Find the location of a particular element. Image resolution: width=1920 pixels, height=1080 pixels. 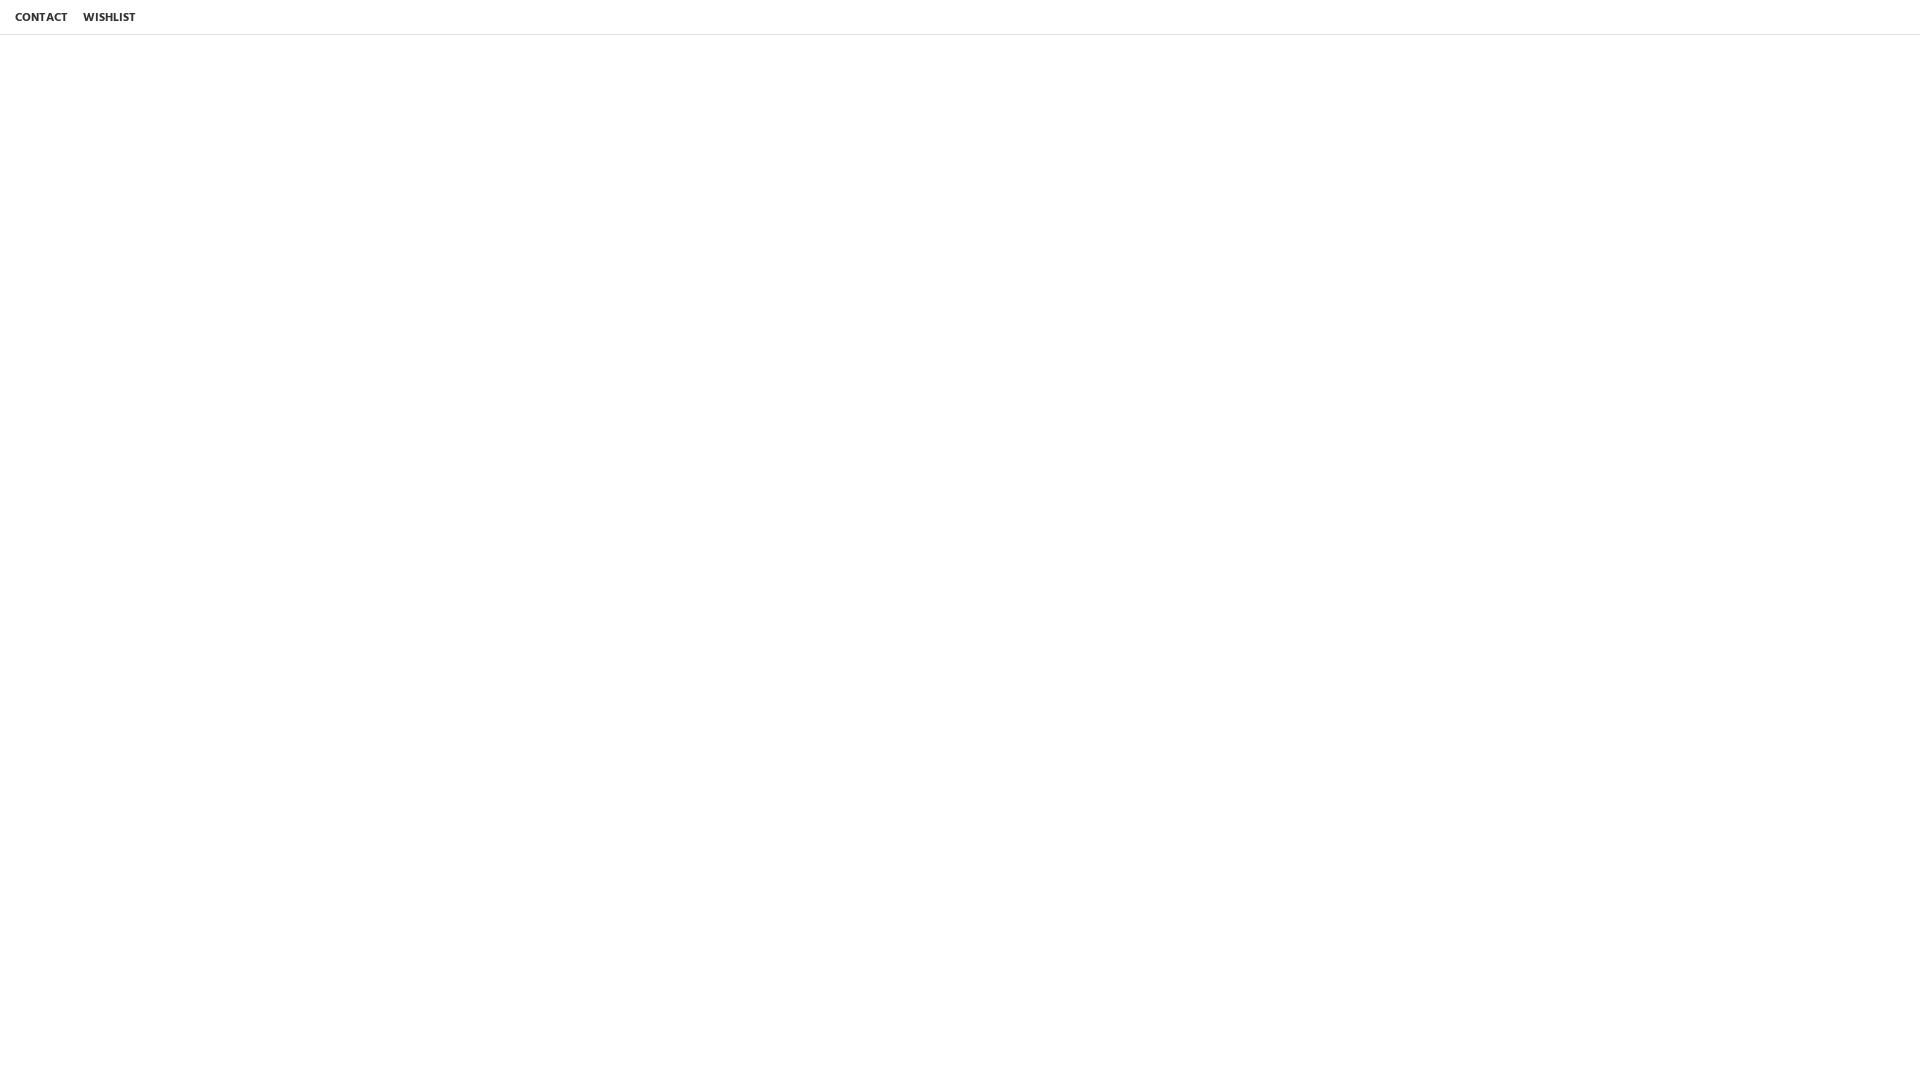

'CONTACT' is located at coordinates (41, 17).